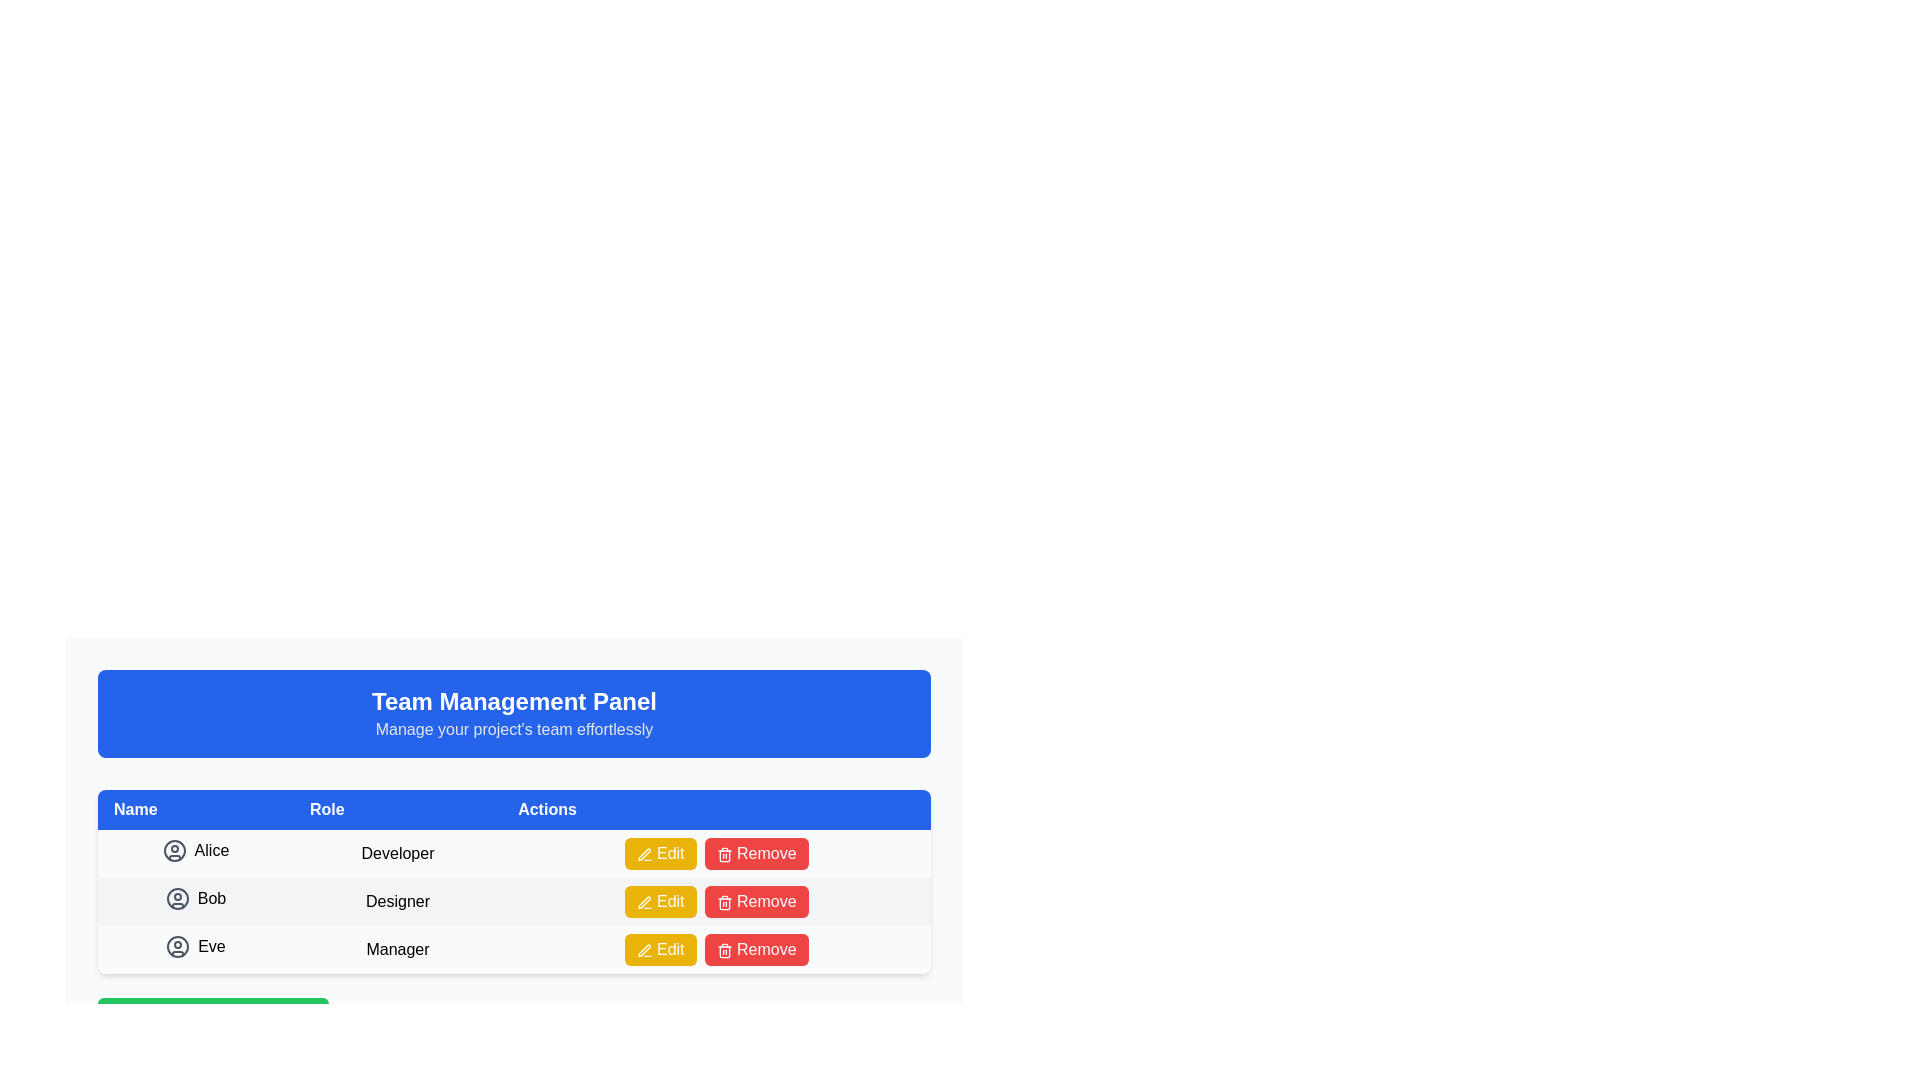  What do you see at coordinates (660, 853) in the screenshot?
I see `the 'Edit' button with a yellow background and a pen icon, located in the 'Actions' column of the table for the 'Developer' role to change its background color to a darker shade of yellow` at bounding box center [660, 853].